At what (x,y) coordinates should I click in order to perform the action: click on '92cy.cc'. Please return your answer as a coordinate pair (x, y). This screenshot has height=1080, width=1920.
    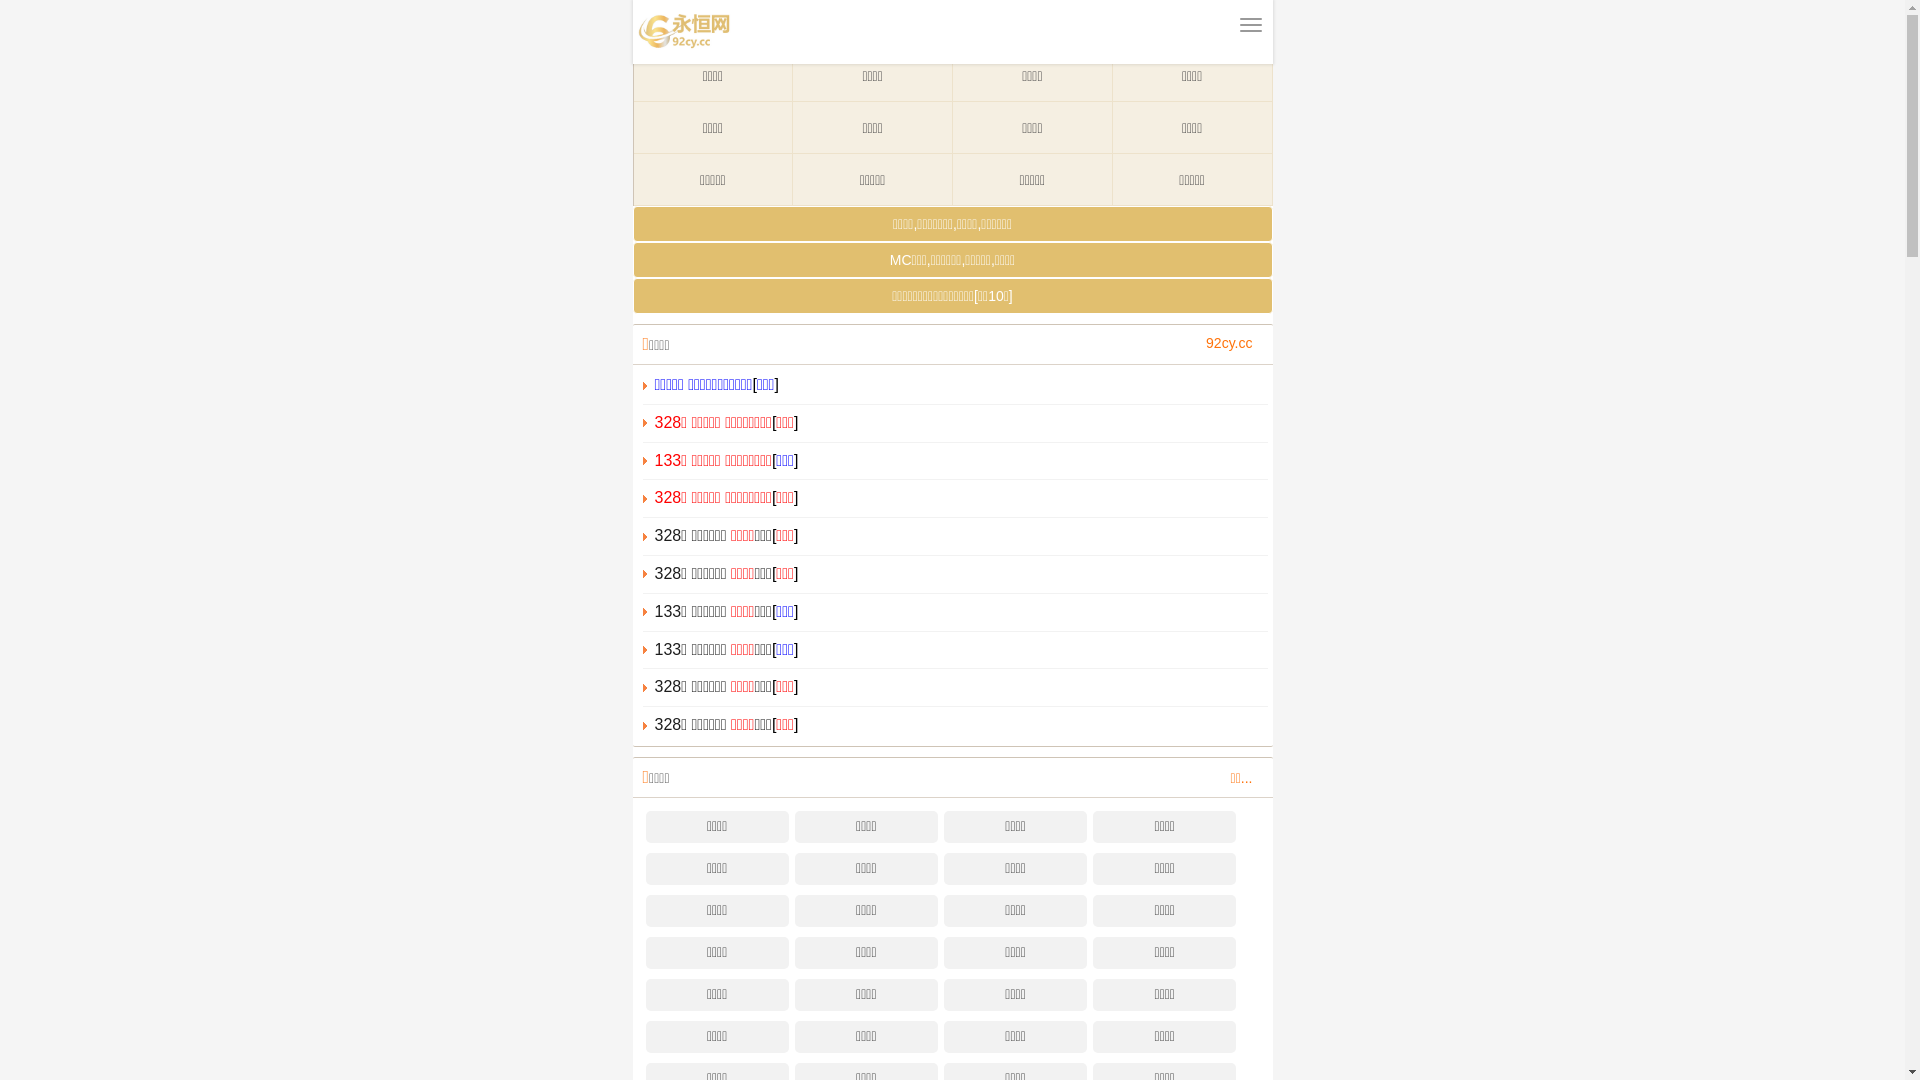
    Looking at the image, I should click on (1227, 342).